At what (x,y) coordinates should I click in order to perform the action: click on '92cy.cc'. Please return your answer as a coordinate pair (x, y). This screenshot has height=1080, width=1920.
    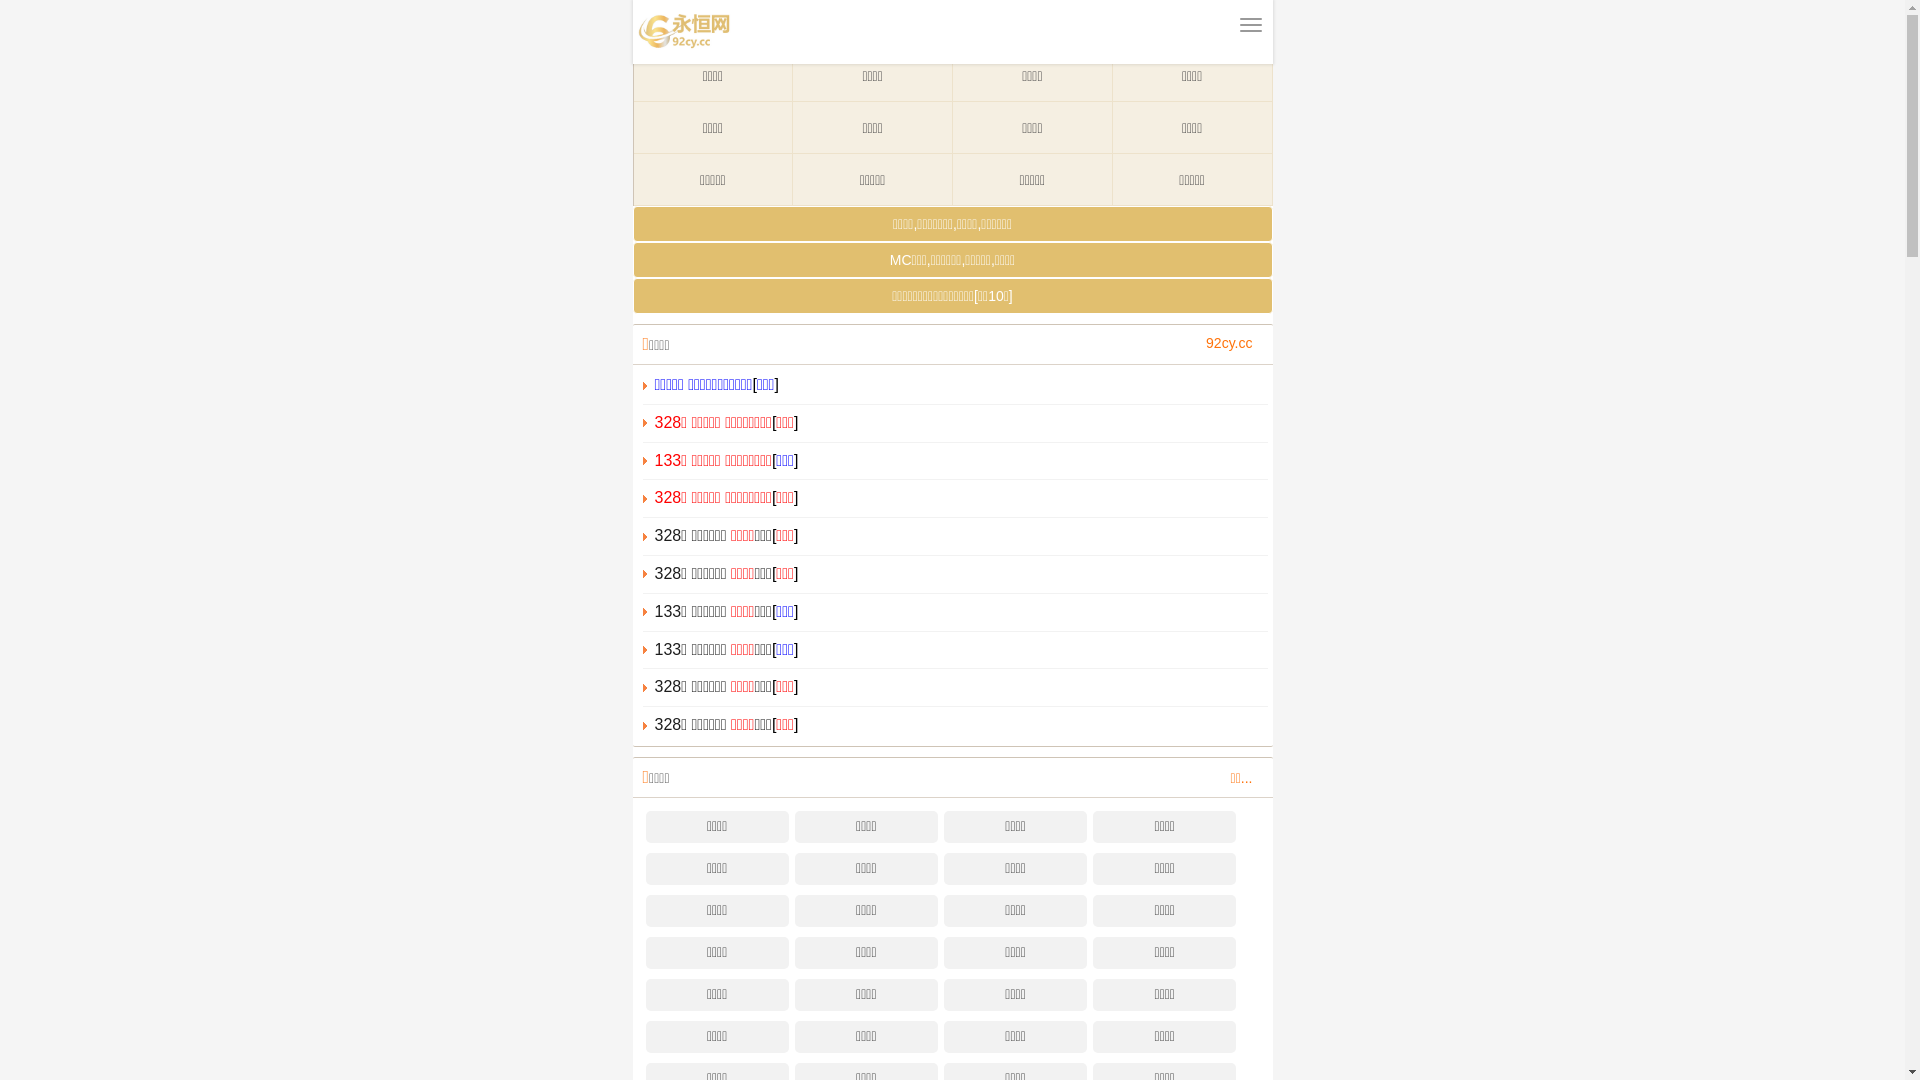
    Looking at the image, I should click on (1227, 342).